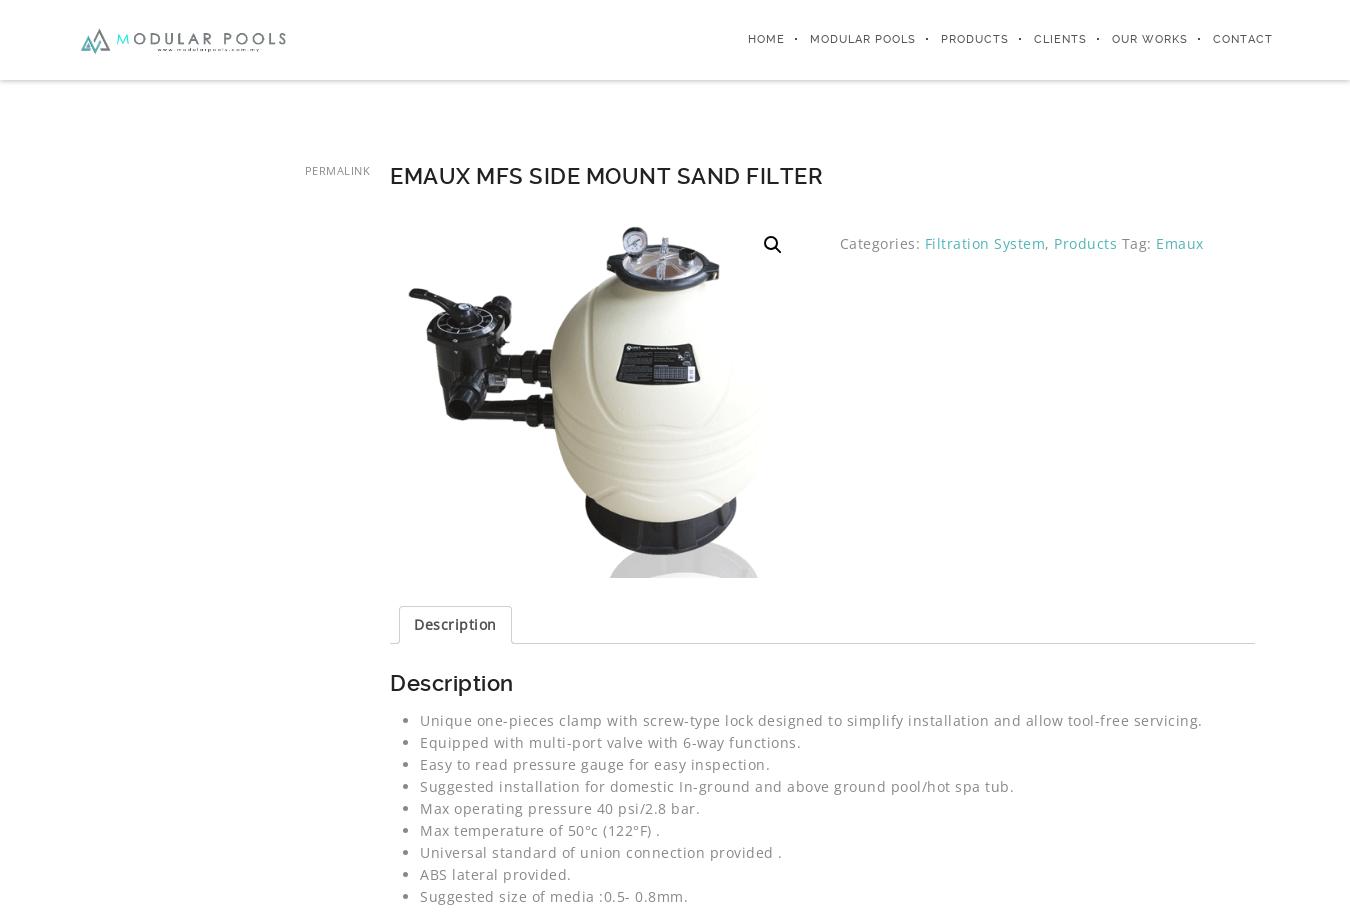 This screenshot has height=912, width=1350. I want to click on 'Suggested size of media :0.5- 0.8mm.', so click(553, 894).